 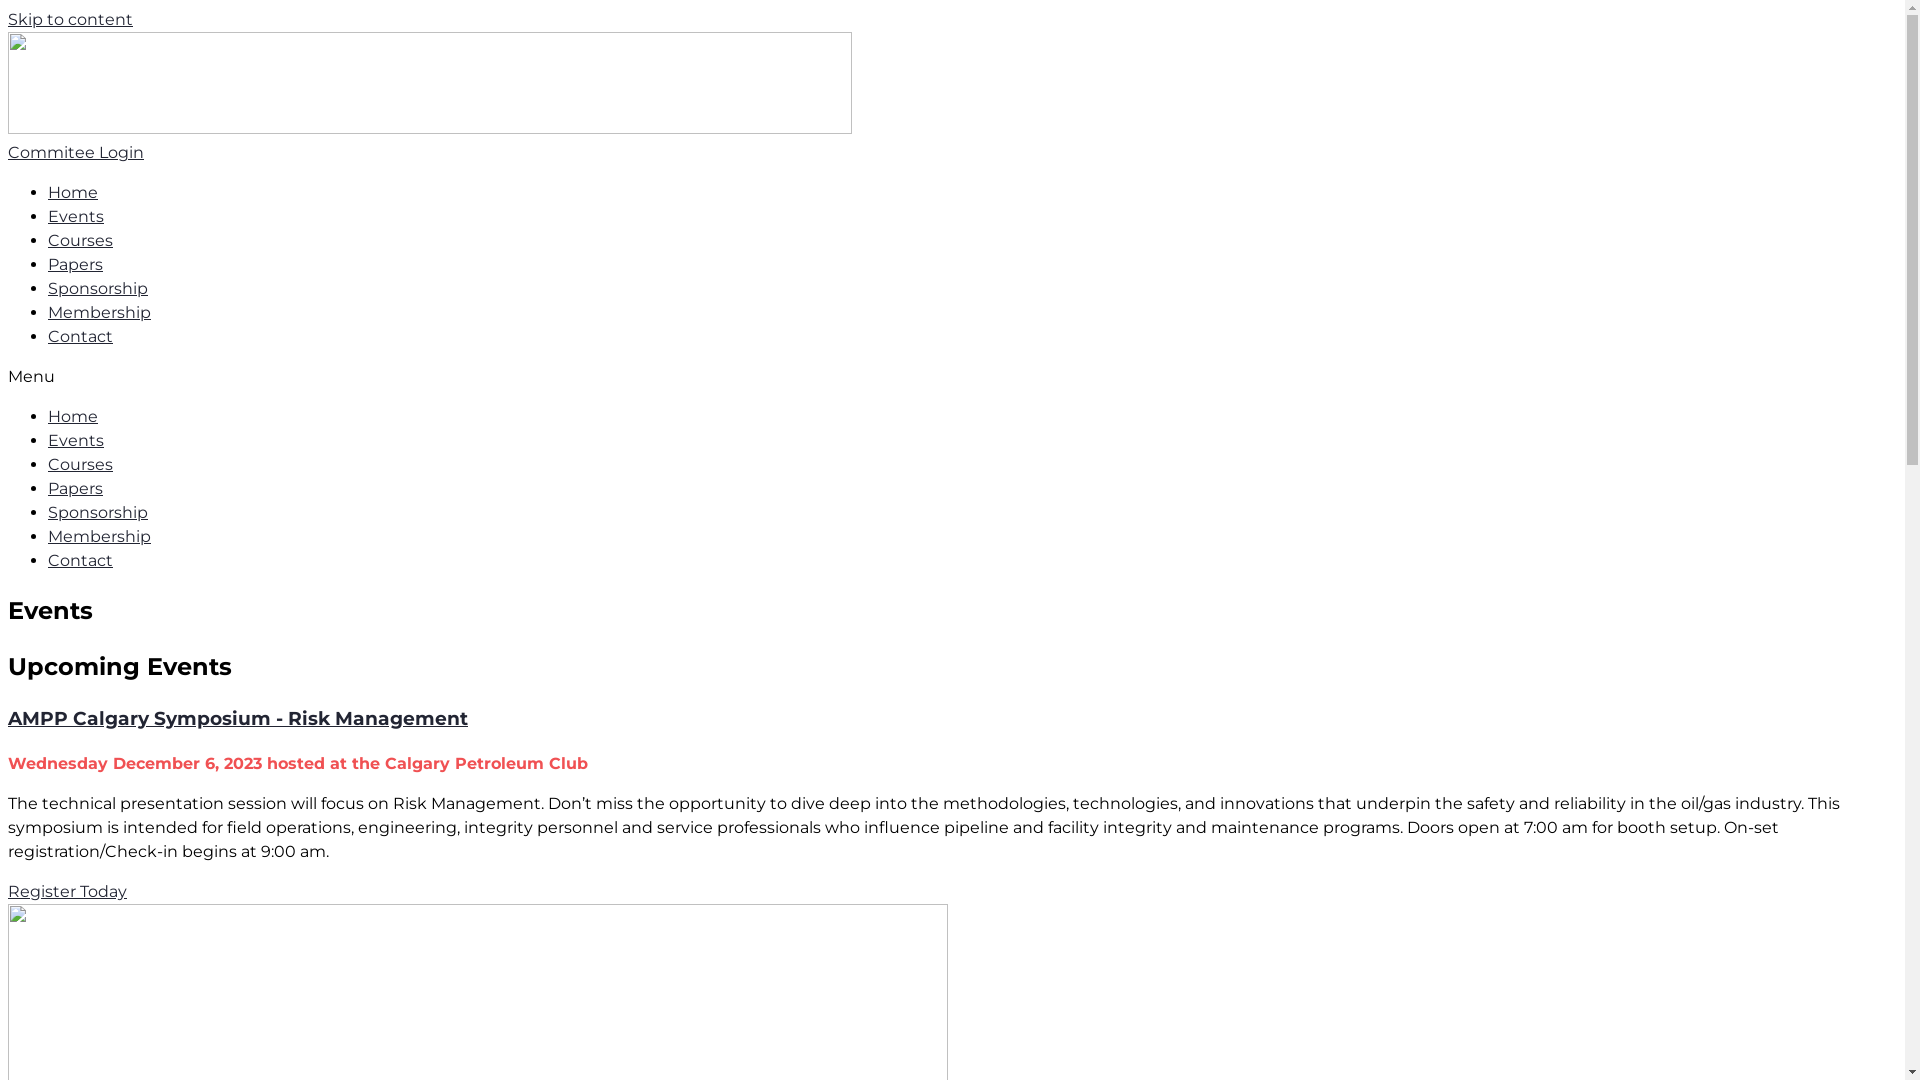 I want to click on 'Events', so click(x=76, y=216).